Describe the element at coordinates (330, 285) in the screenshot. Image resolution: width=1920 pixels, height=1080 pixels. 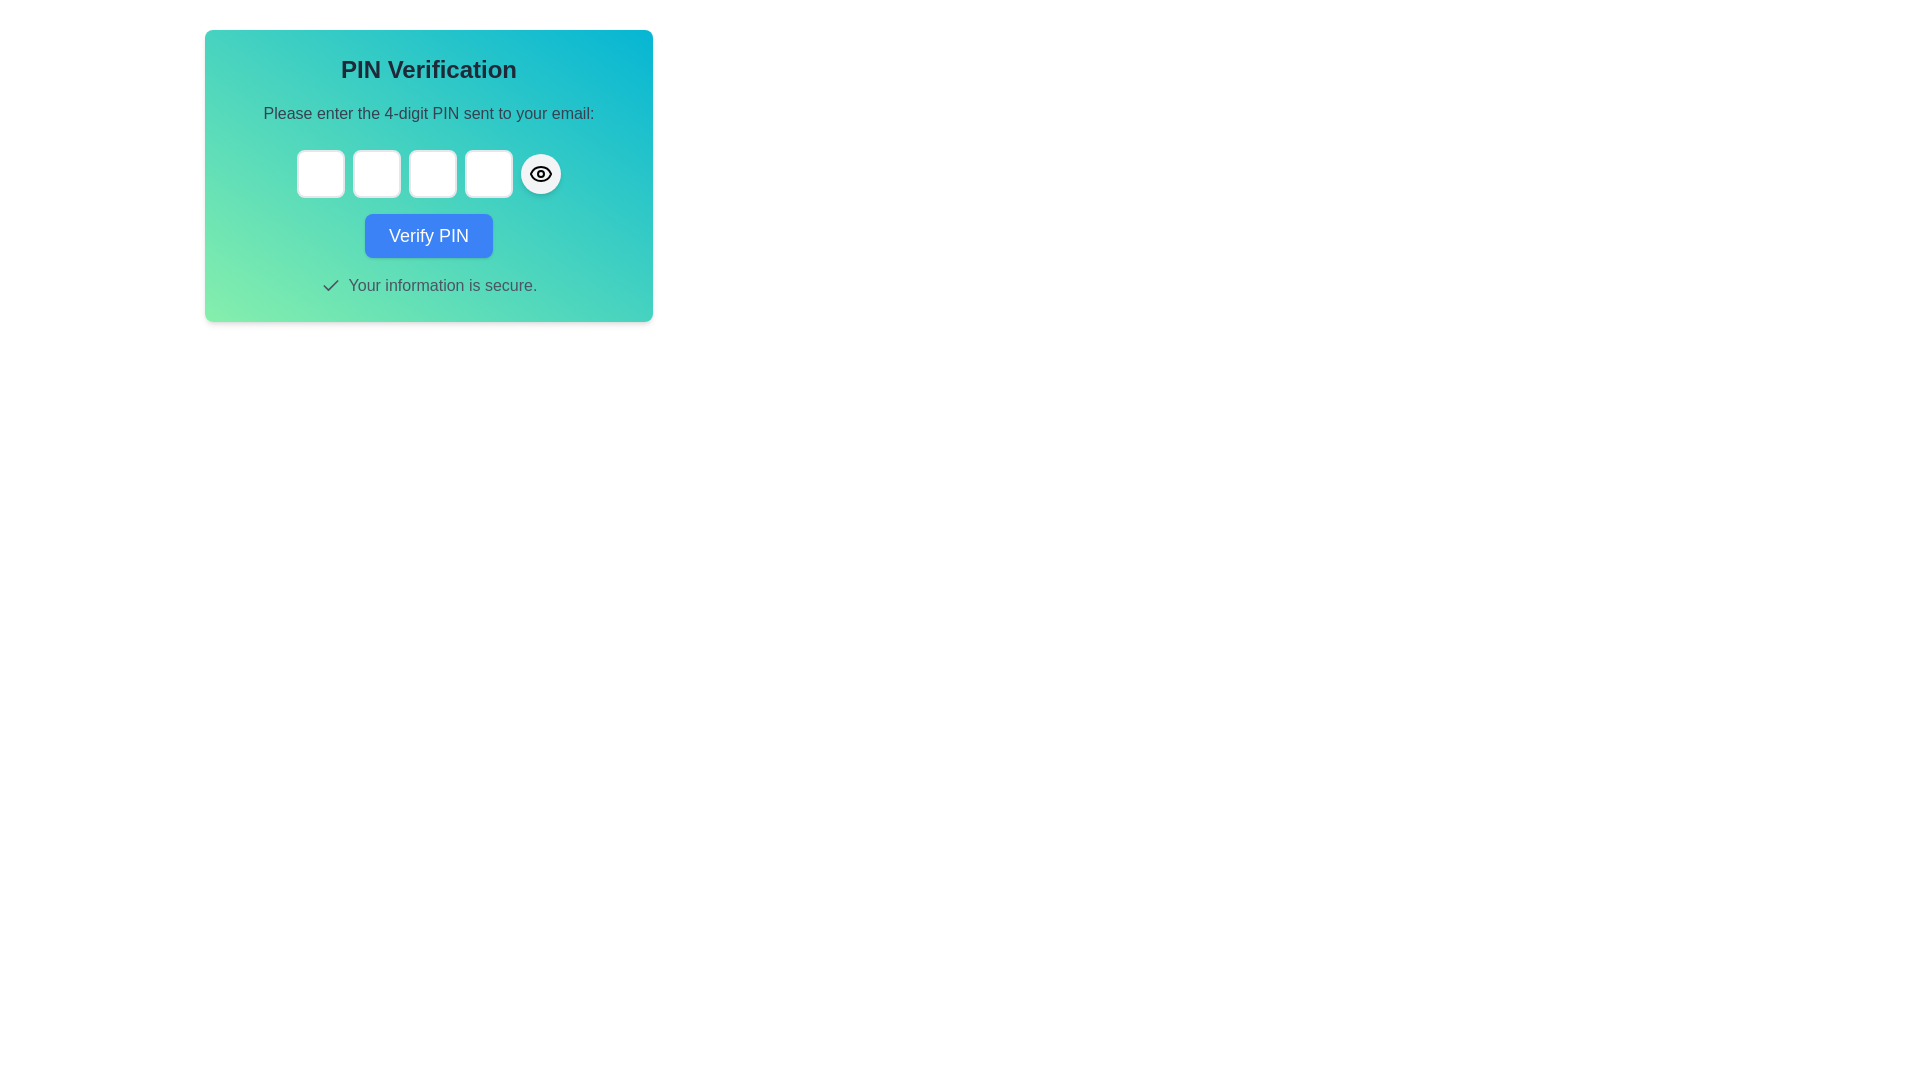
I see `checkmark icon element located to the left of the text 'Your information is secure.' in the lower section of the card interface` at that location.